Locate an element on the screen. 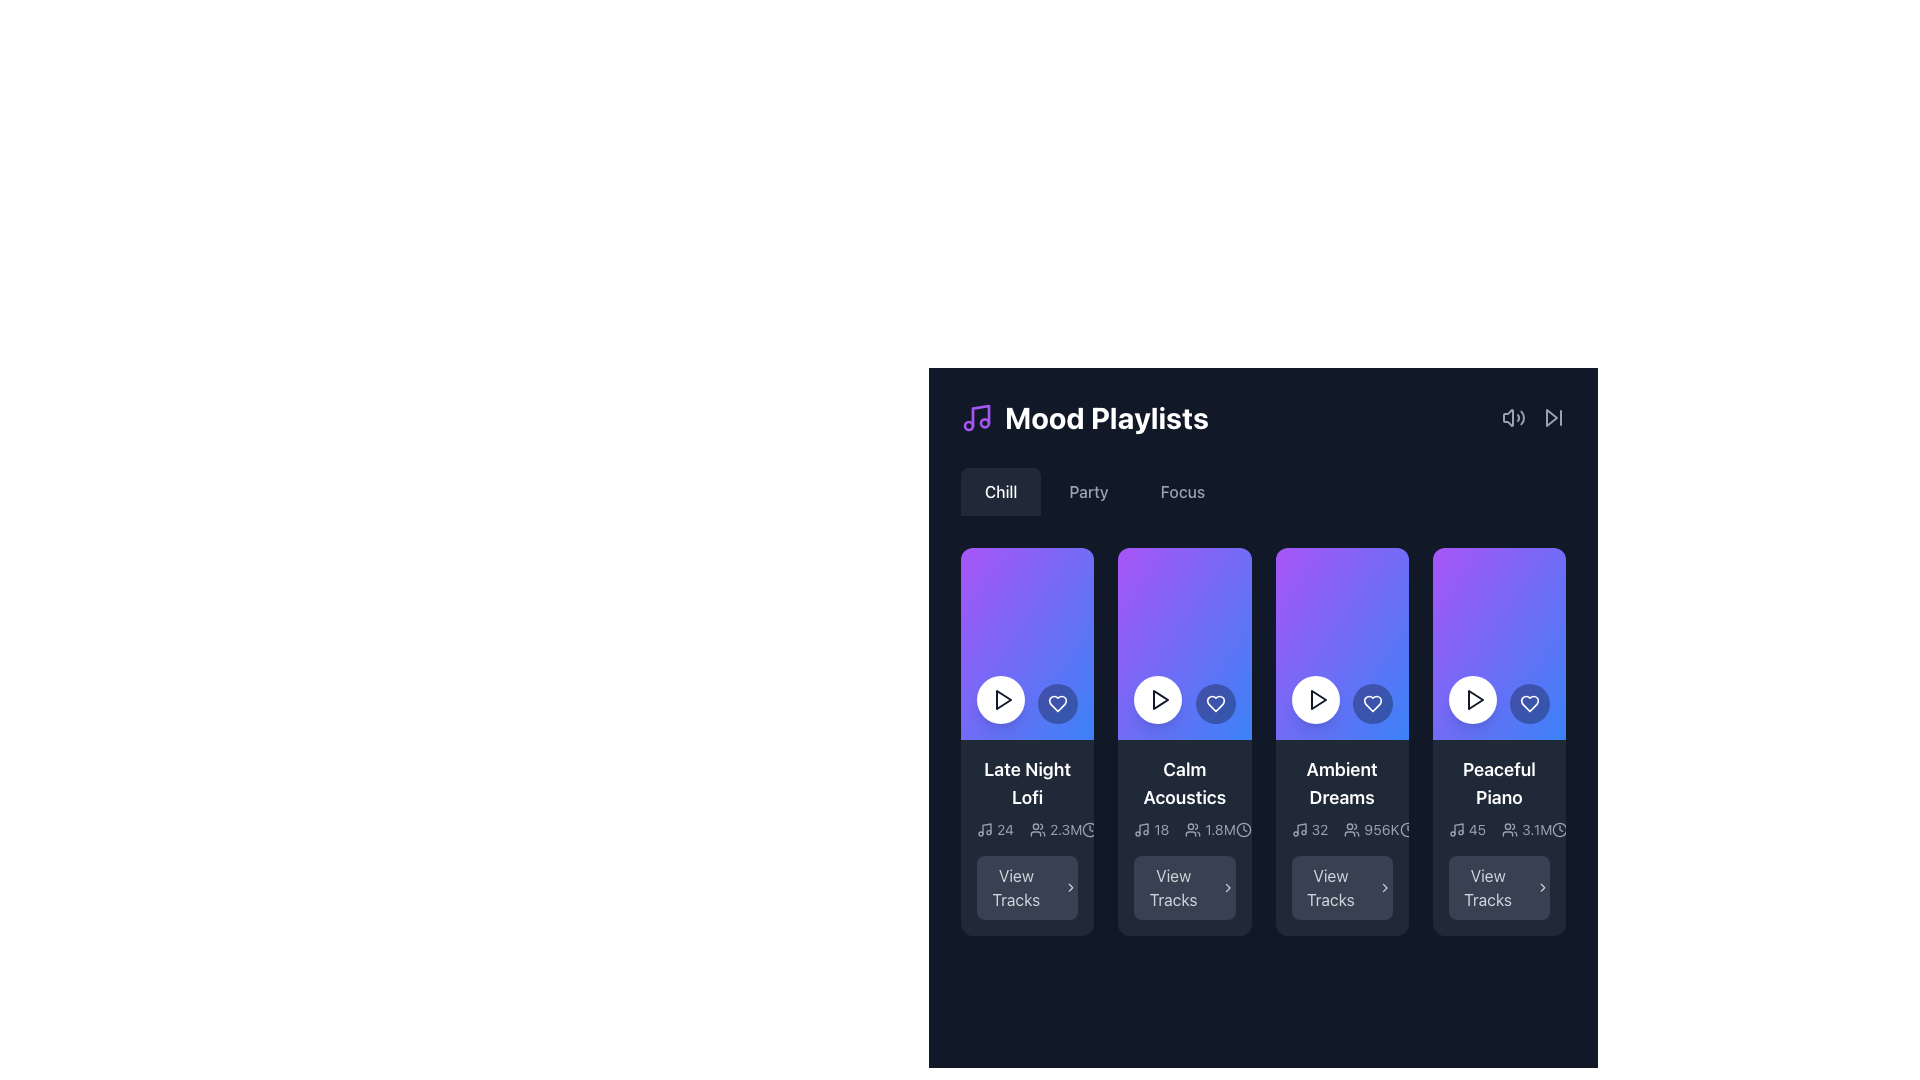 The height and width of the screenshot is (1080, 1920). the user icon representing a group of people located to the left of the text '956K' associated with the 'Ambient Dreams' playlist is located at coordinates (1352, 829).